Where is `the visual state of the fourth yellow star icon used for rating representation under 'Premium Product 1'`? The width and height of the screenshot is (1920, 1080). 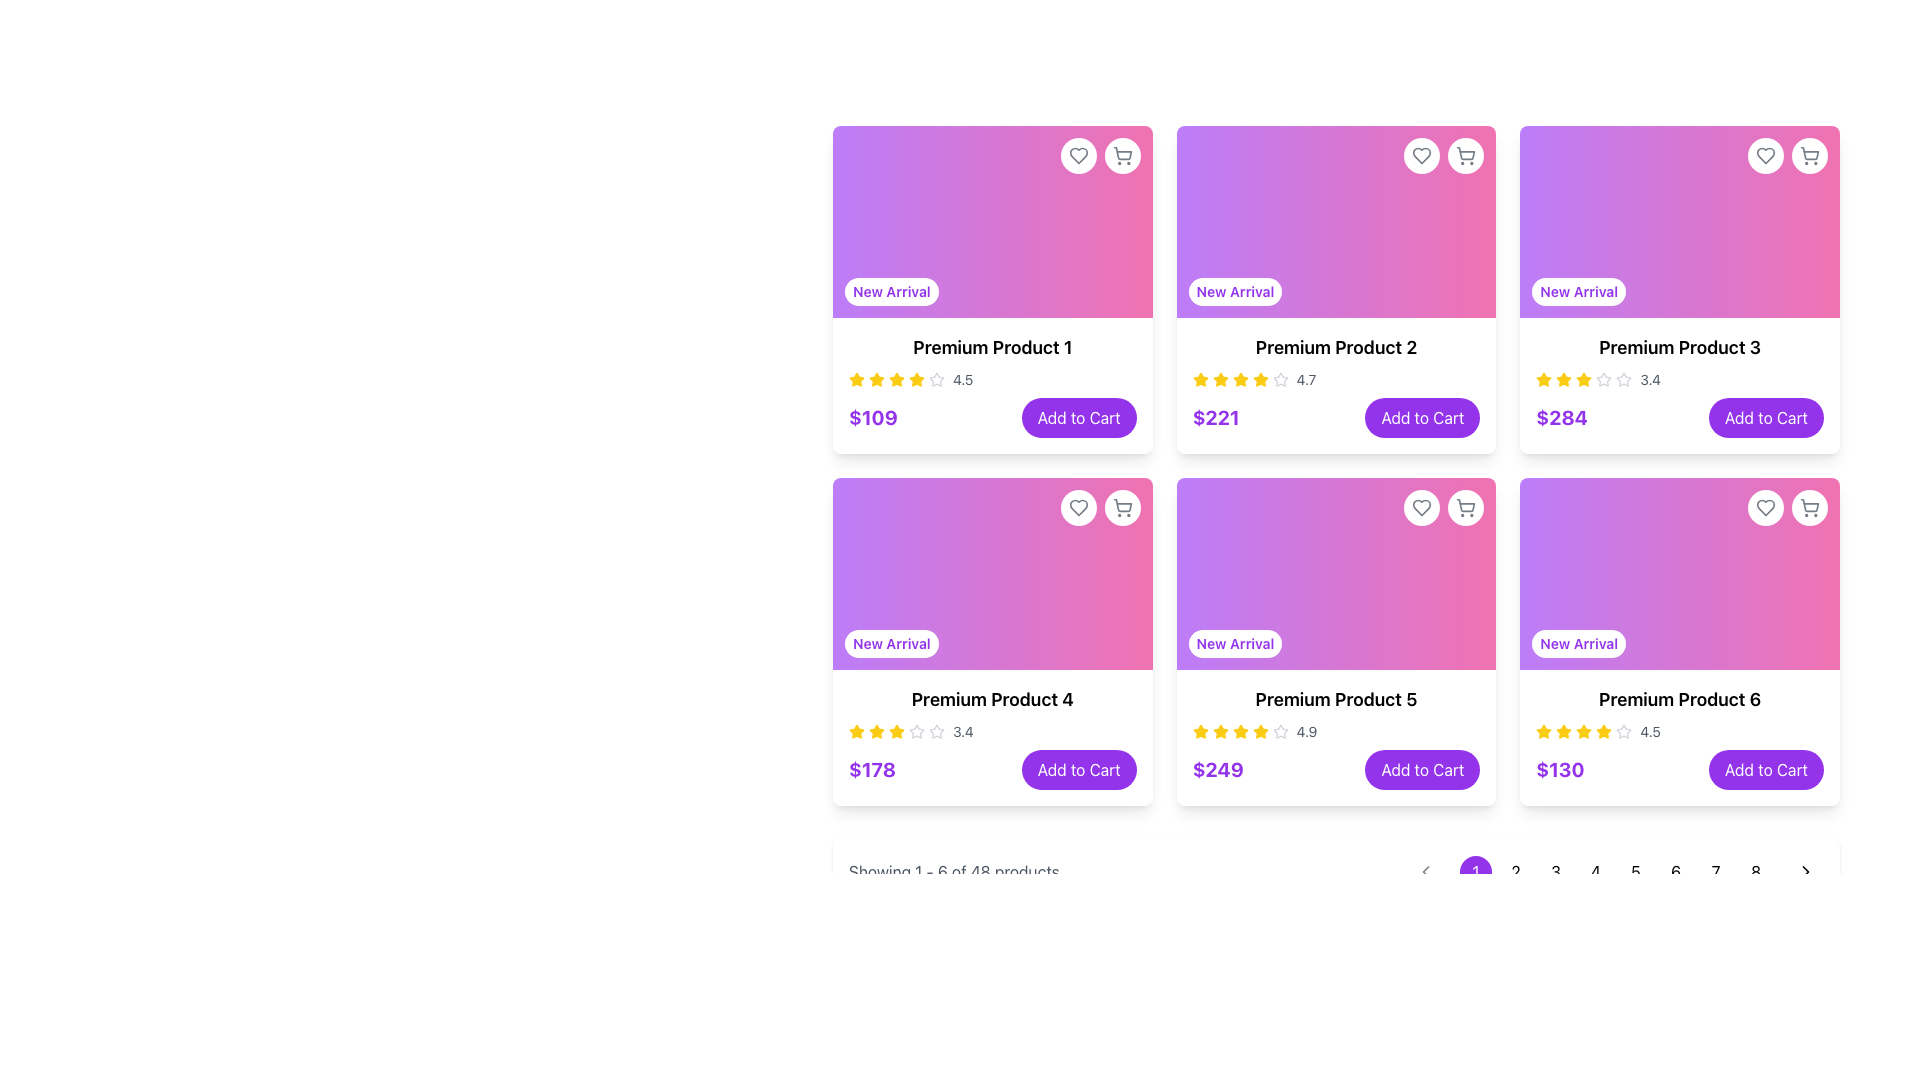 the visual state of the fourth yellow star icon used for rating representation under 'Premium Product 1' is located at coordinates (896, 380).